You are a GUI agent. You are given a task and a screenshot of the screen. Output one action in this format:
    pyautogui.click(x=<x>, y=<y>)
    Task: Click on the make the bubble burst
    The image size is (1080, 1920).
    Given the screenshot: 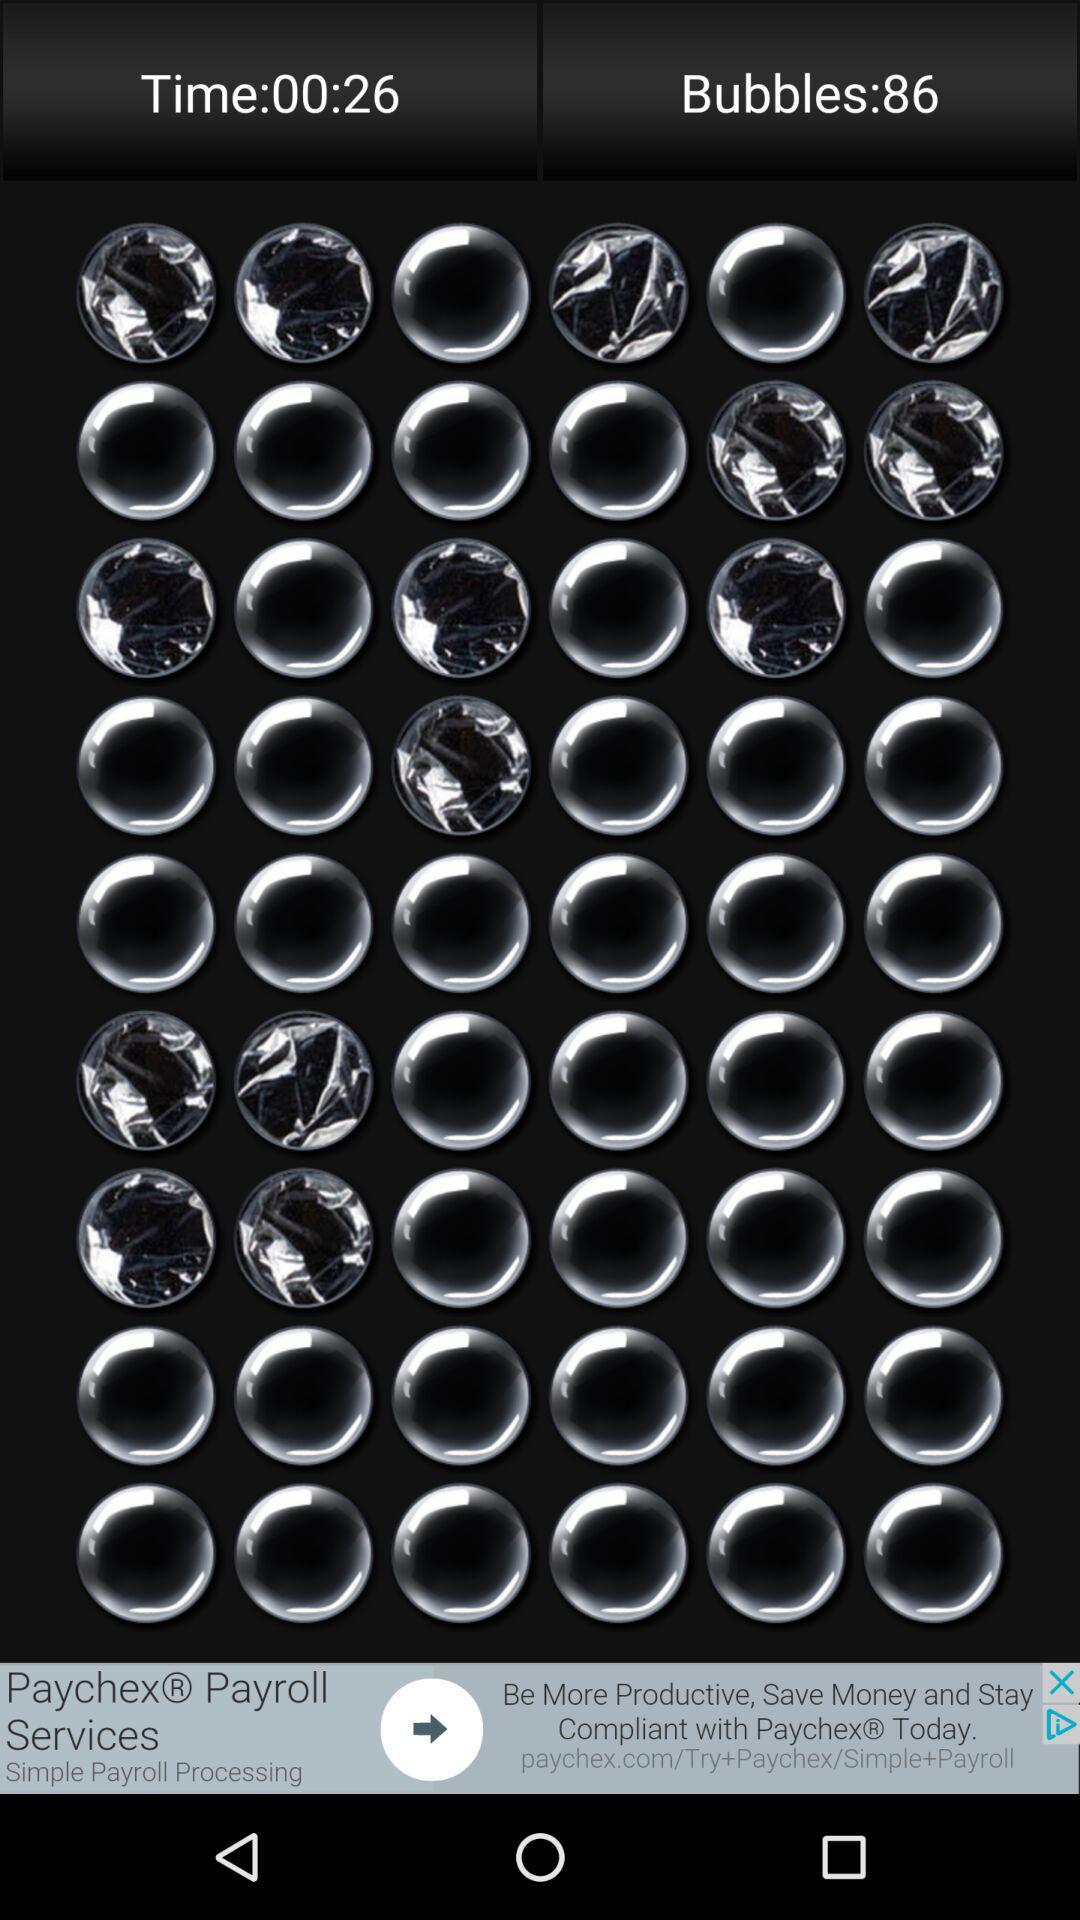 What is the action you would take?
    pyautogui.click(x=145, y=1237)
    